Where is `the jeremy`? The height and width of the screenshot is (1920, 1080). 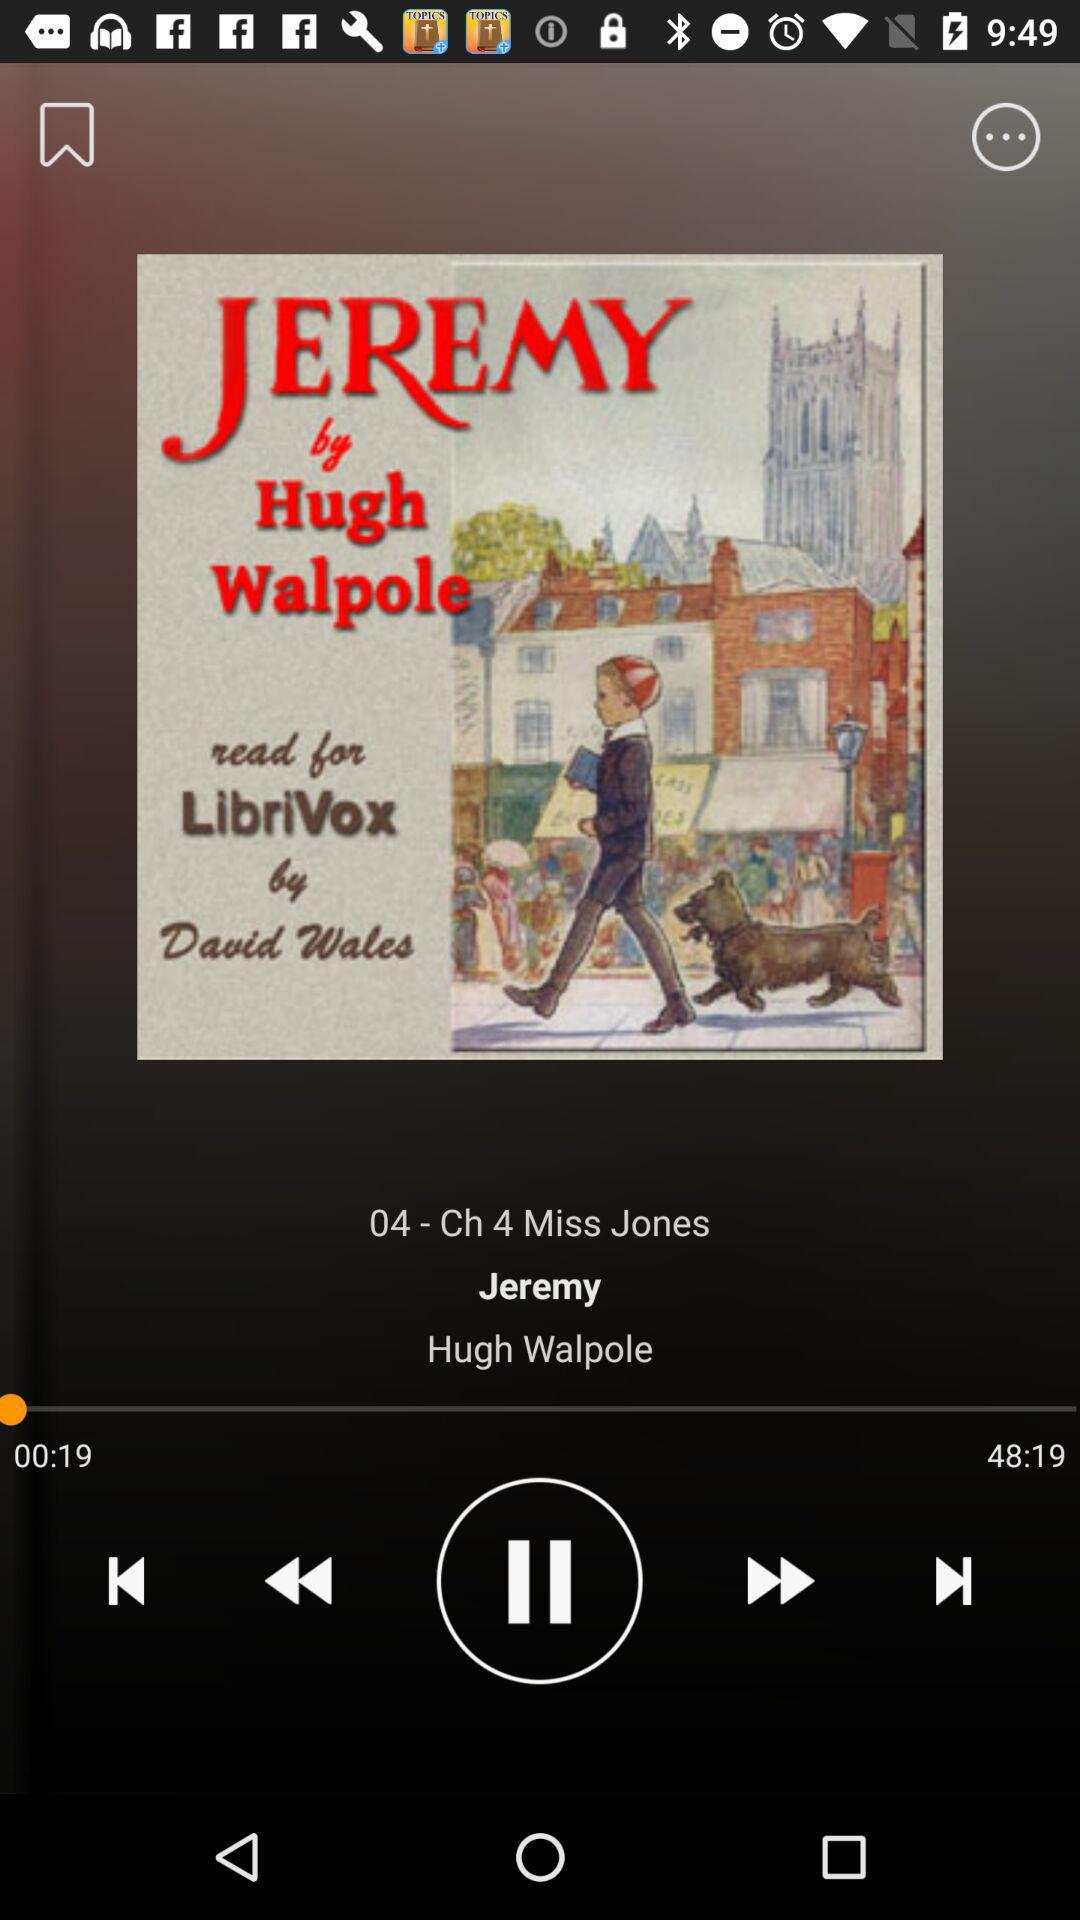
the jeremy is located at coordinates (540, 1284).